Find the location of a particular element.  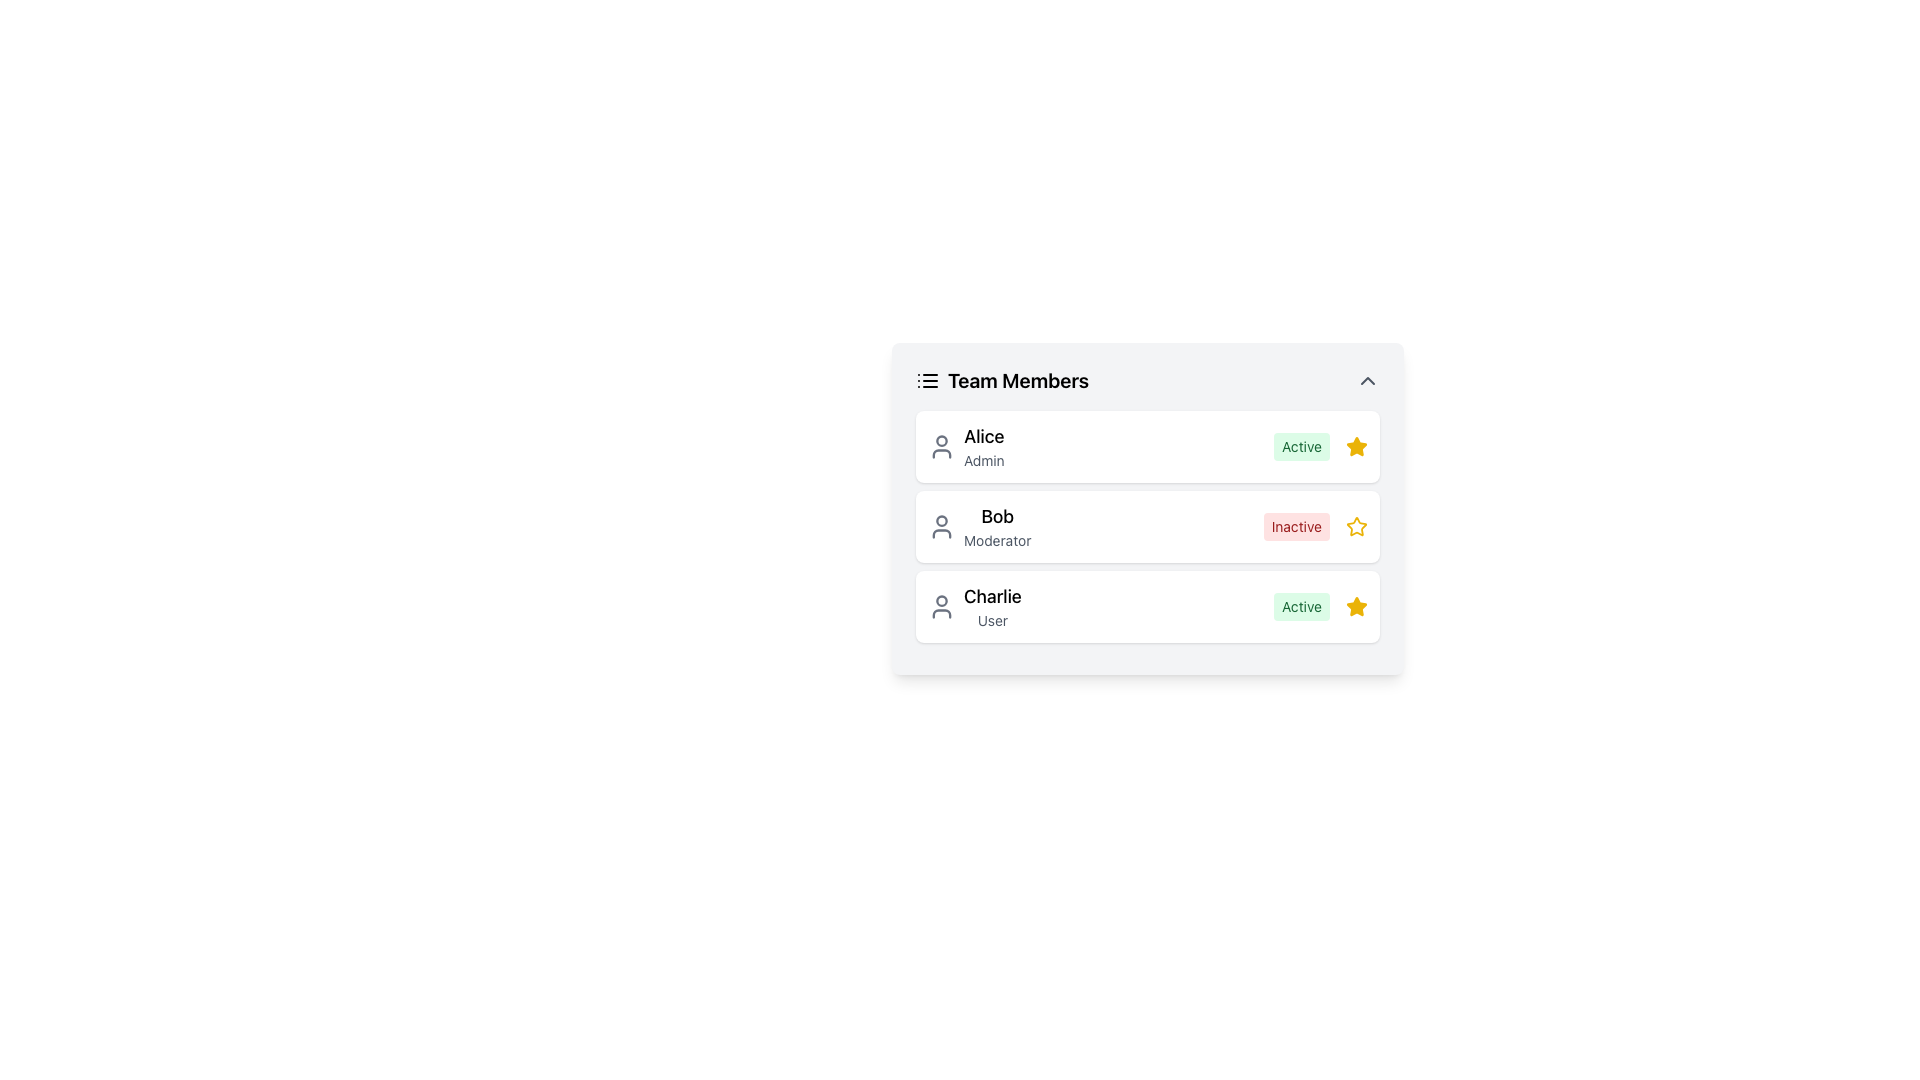

the user profile icon located to the far left of the row containing the text 'Alice Admin' is located at coordinates (940, 446).